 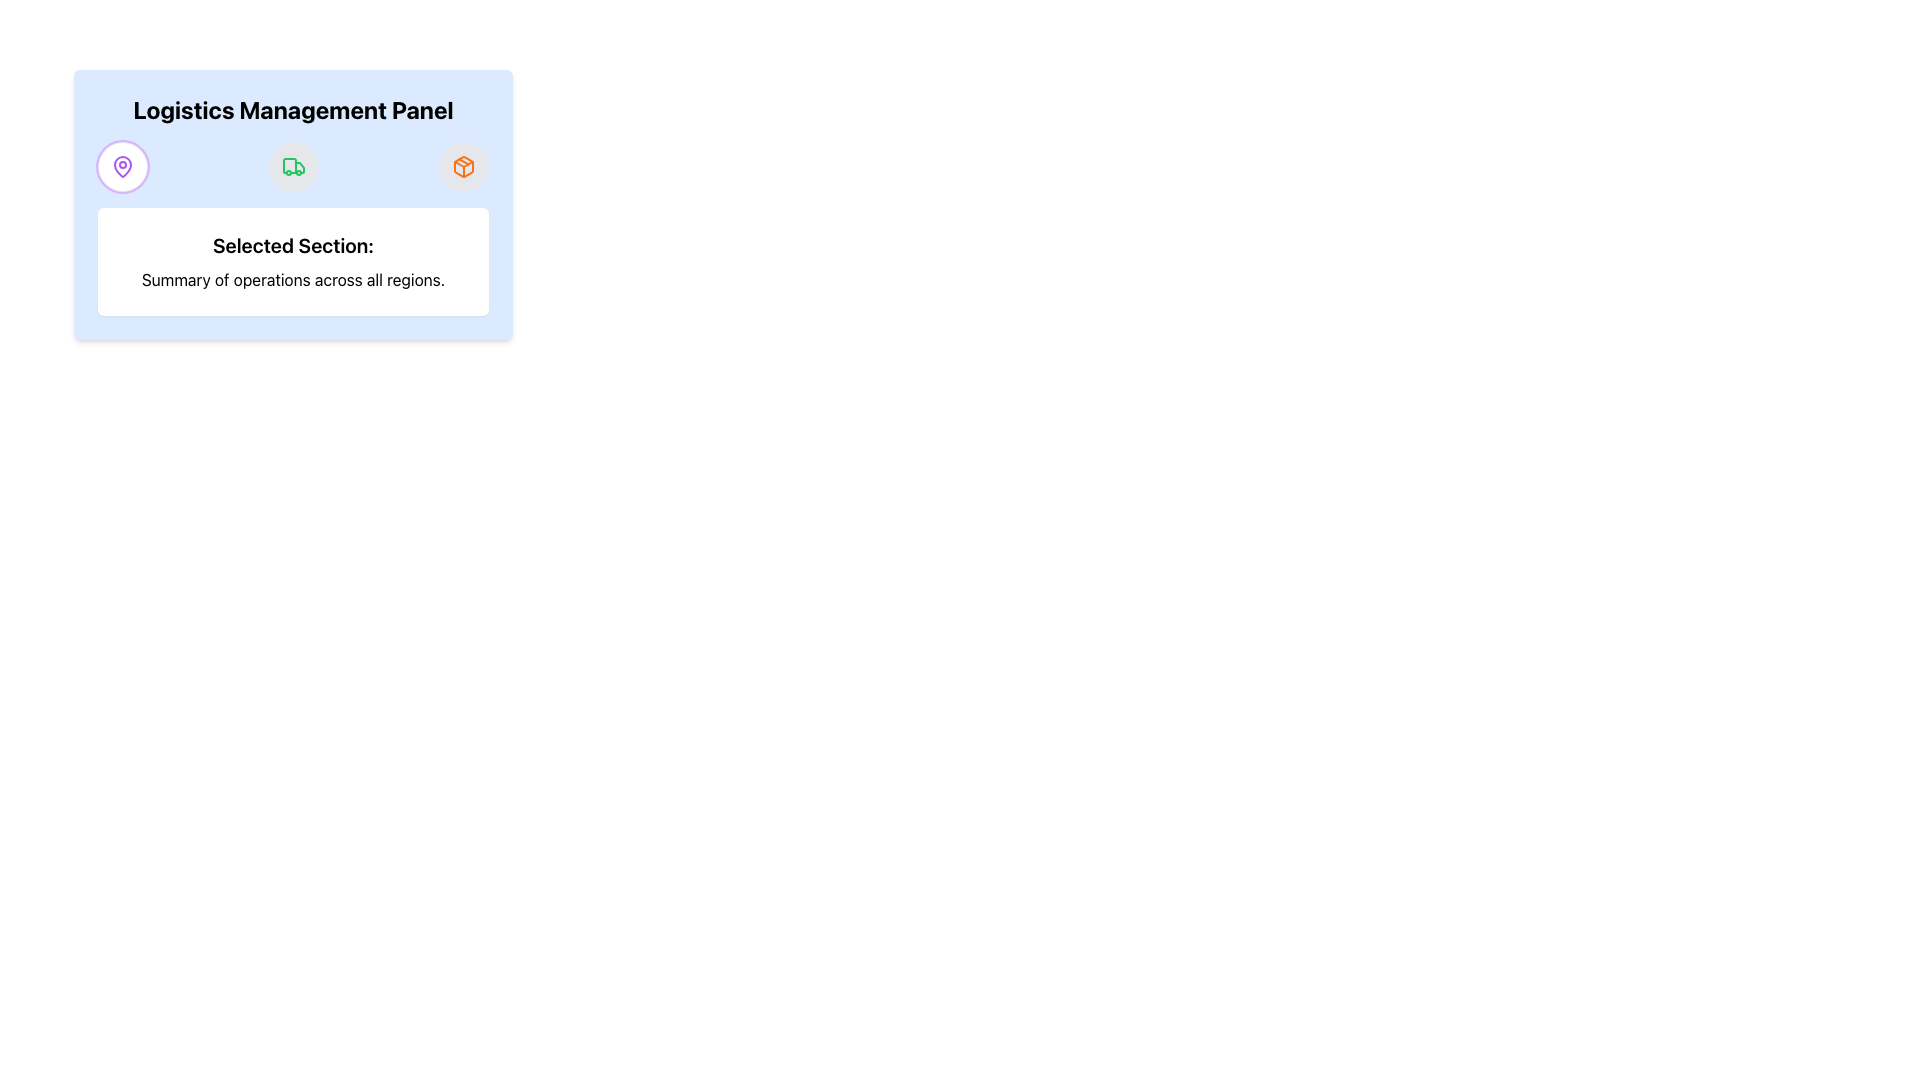 I want to click on the purple heart icon that is part of a map pin design, located within the logistics management panel, so click(x=122, y=164).